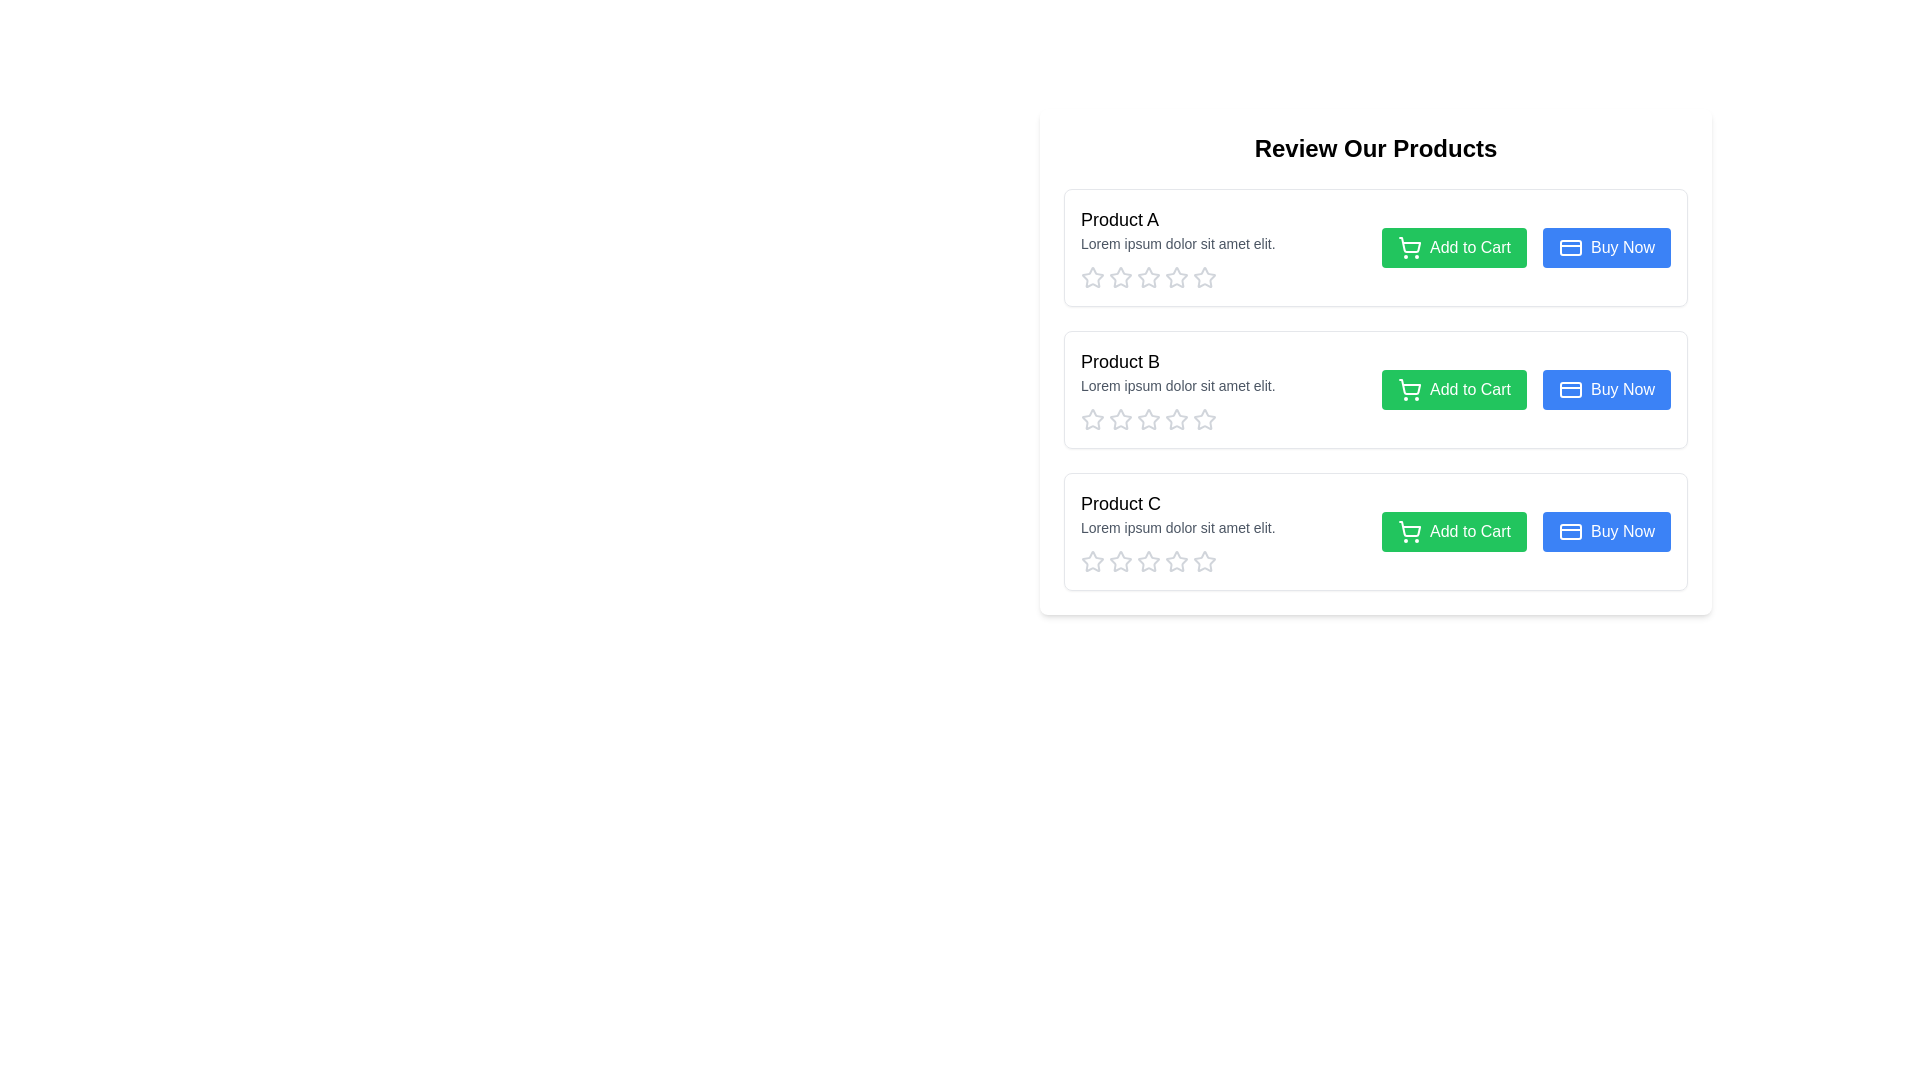  I want to click on the 'Buy Now' button with a blue background and white text, located immediately to the right of the 'Add to Cart' button, to proceed to the purchase flow, so click(1607, 531).